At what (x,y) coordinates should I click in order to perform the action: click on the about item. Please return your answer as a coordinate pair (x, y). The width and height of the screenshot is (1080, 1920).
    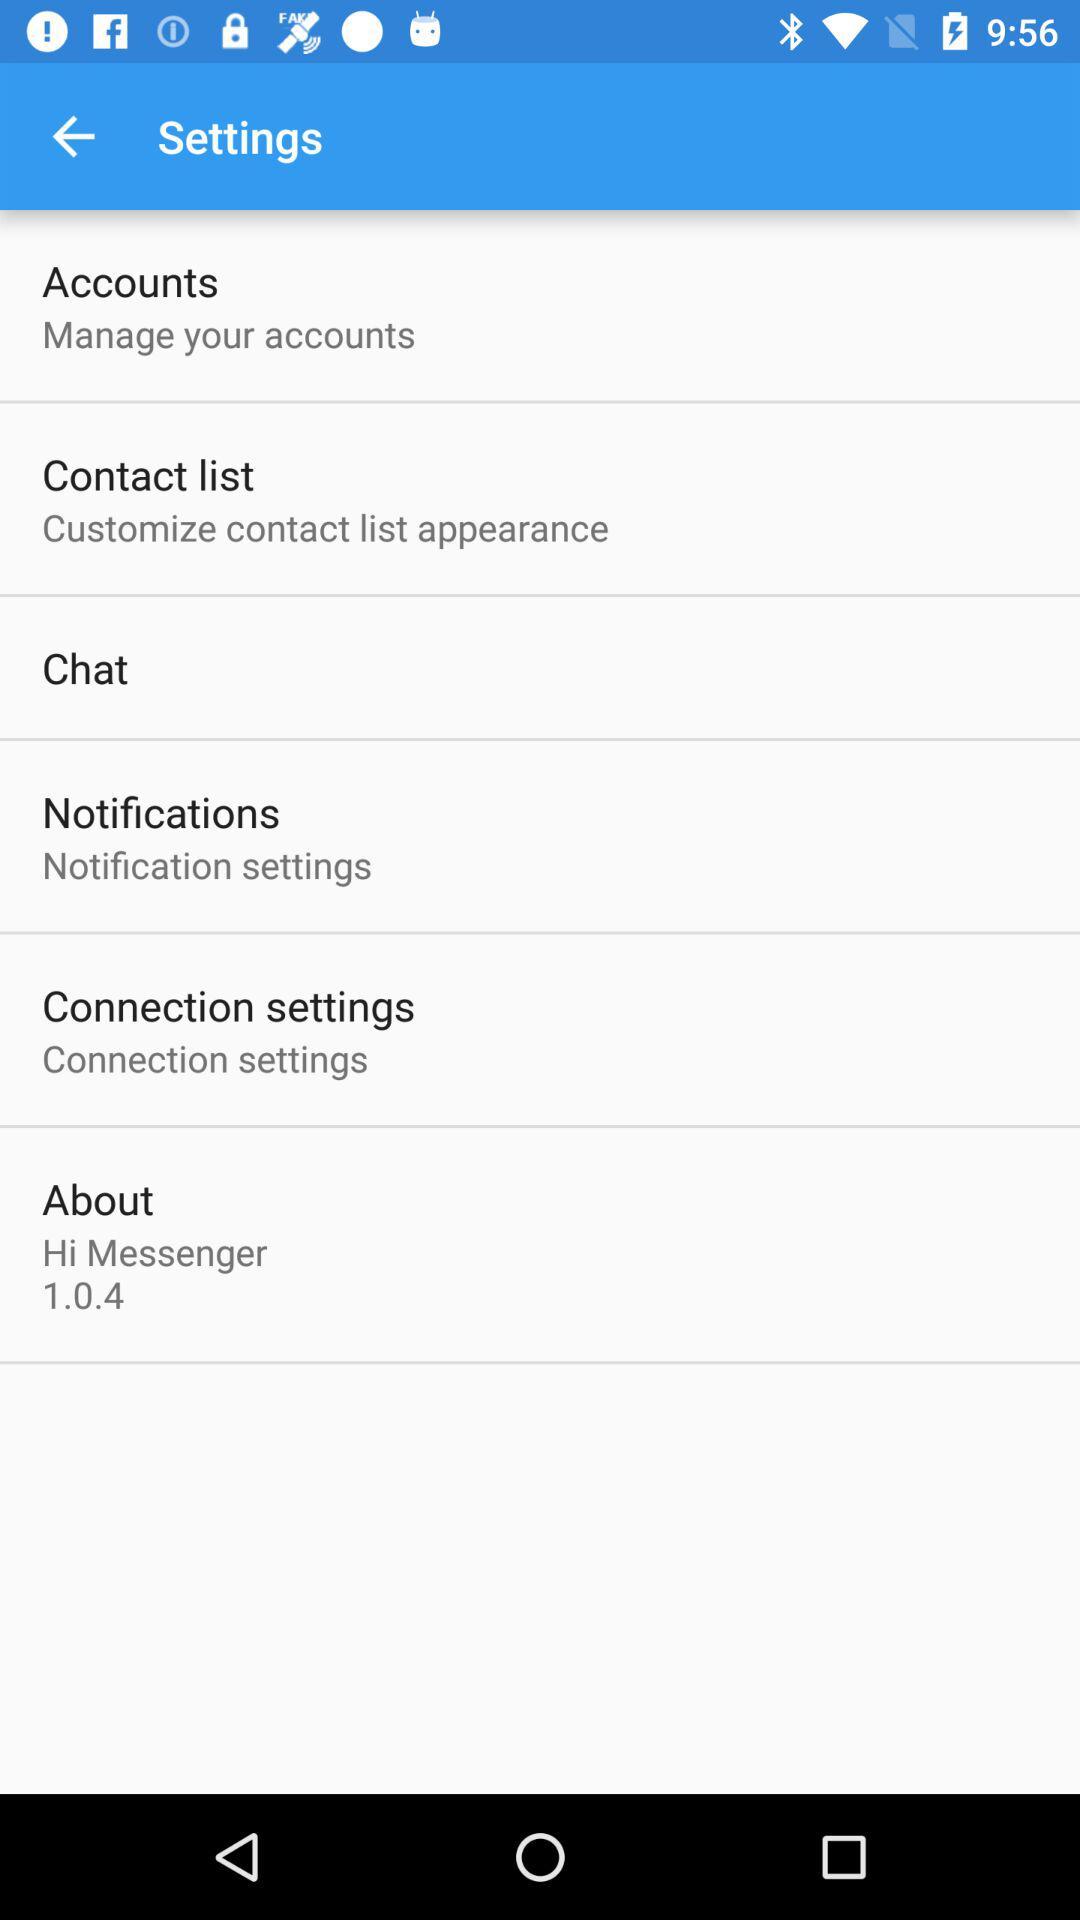
    Looking at the image, I should click on (97, 1198).